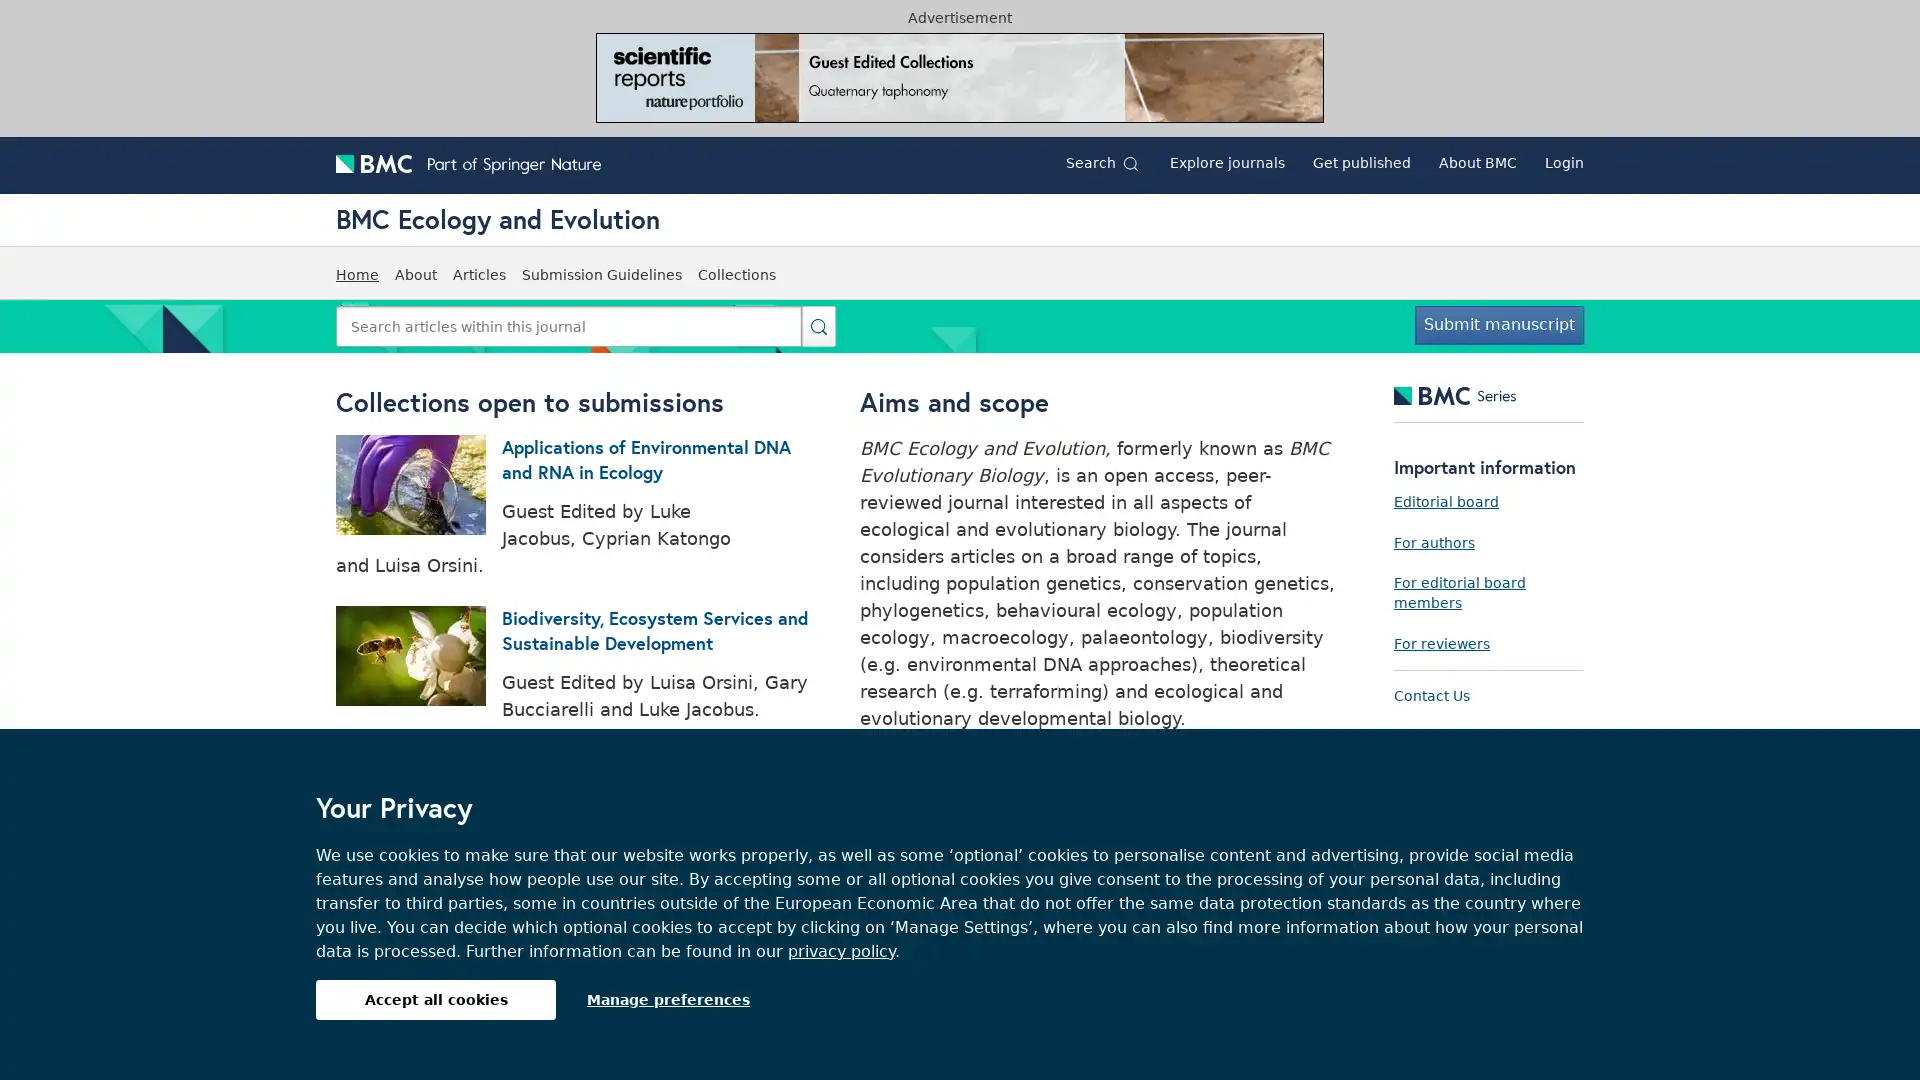  Describe the element at coordinates (819, 325) in the screenshot. I see `Search` at that location.